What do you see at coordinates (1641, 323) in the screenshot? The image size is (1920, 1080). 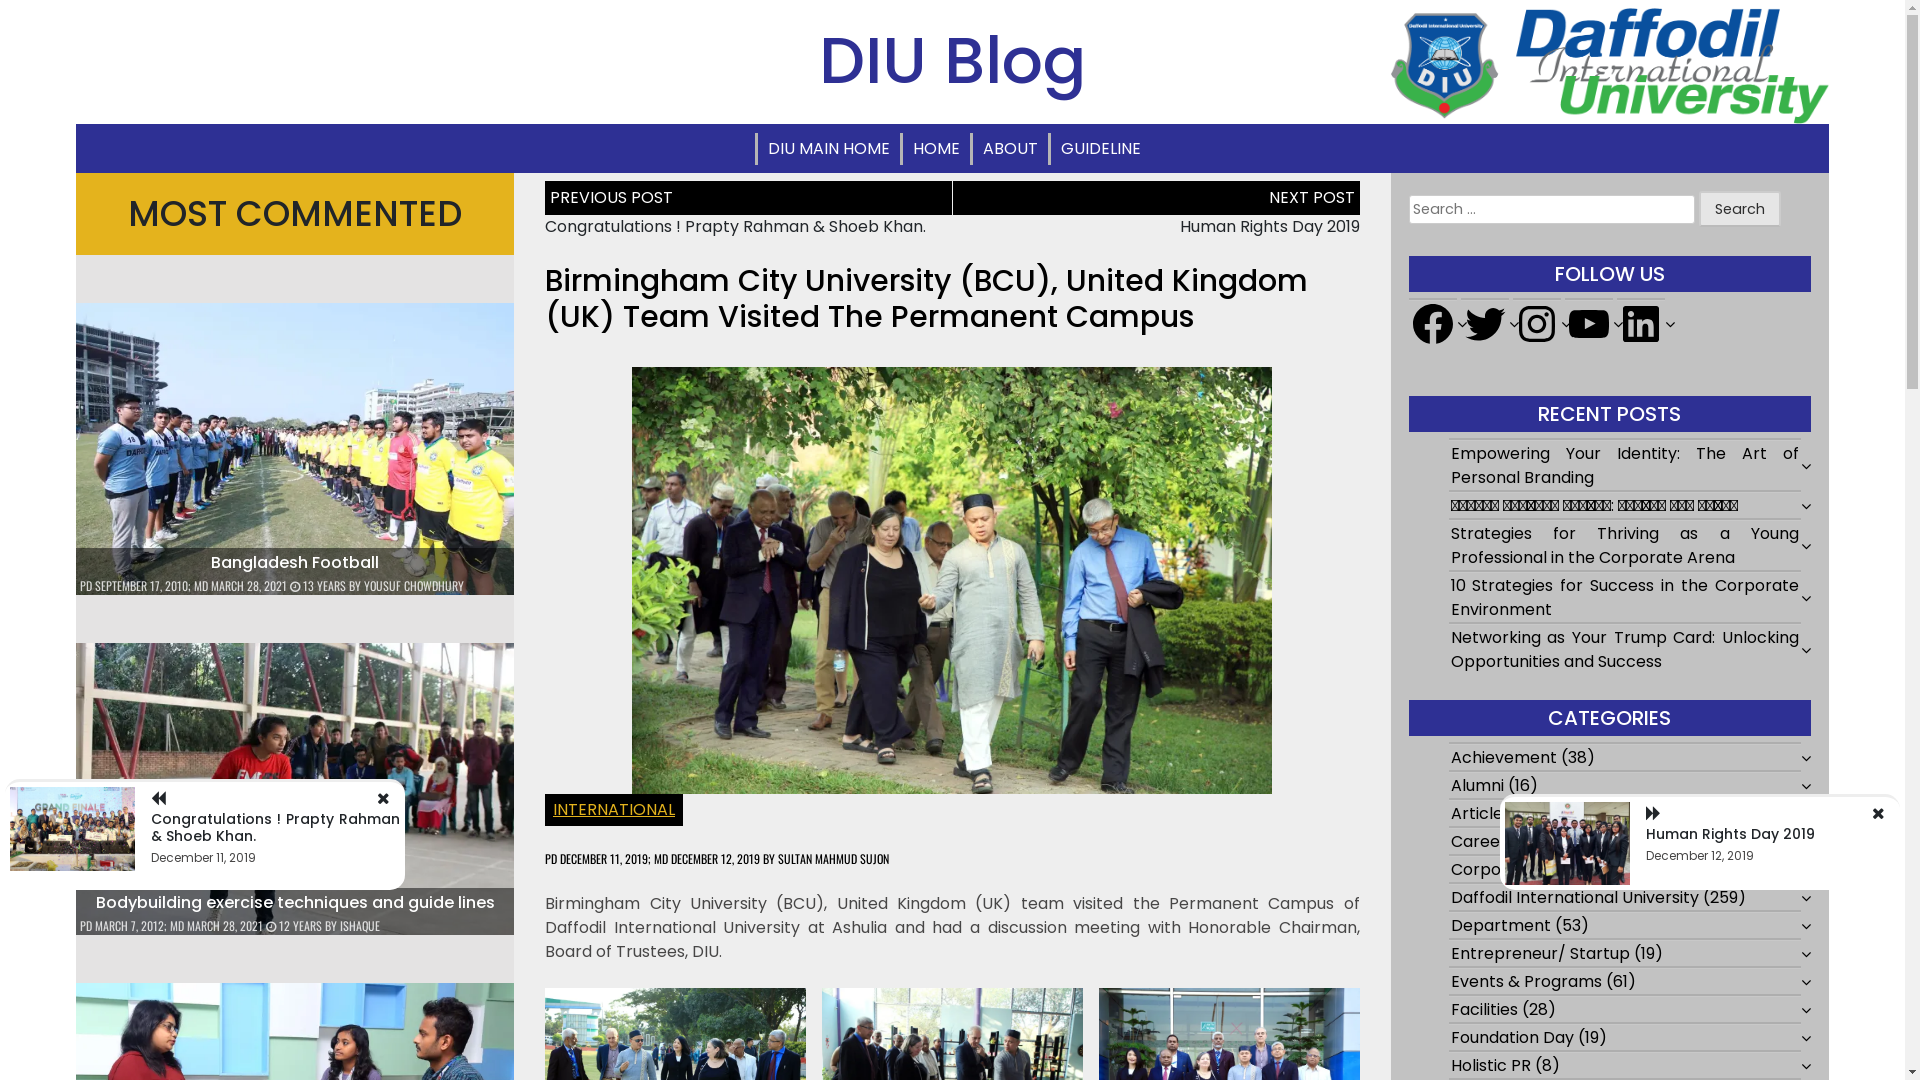 I see `'LinkedIn'` at bounding box center [1641, 323].